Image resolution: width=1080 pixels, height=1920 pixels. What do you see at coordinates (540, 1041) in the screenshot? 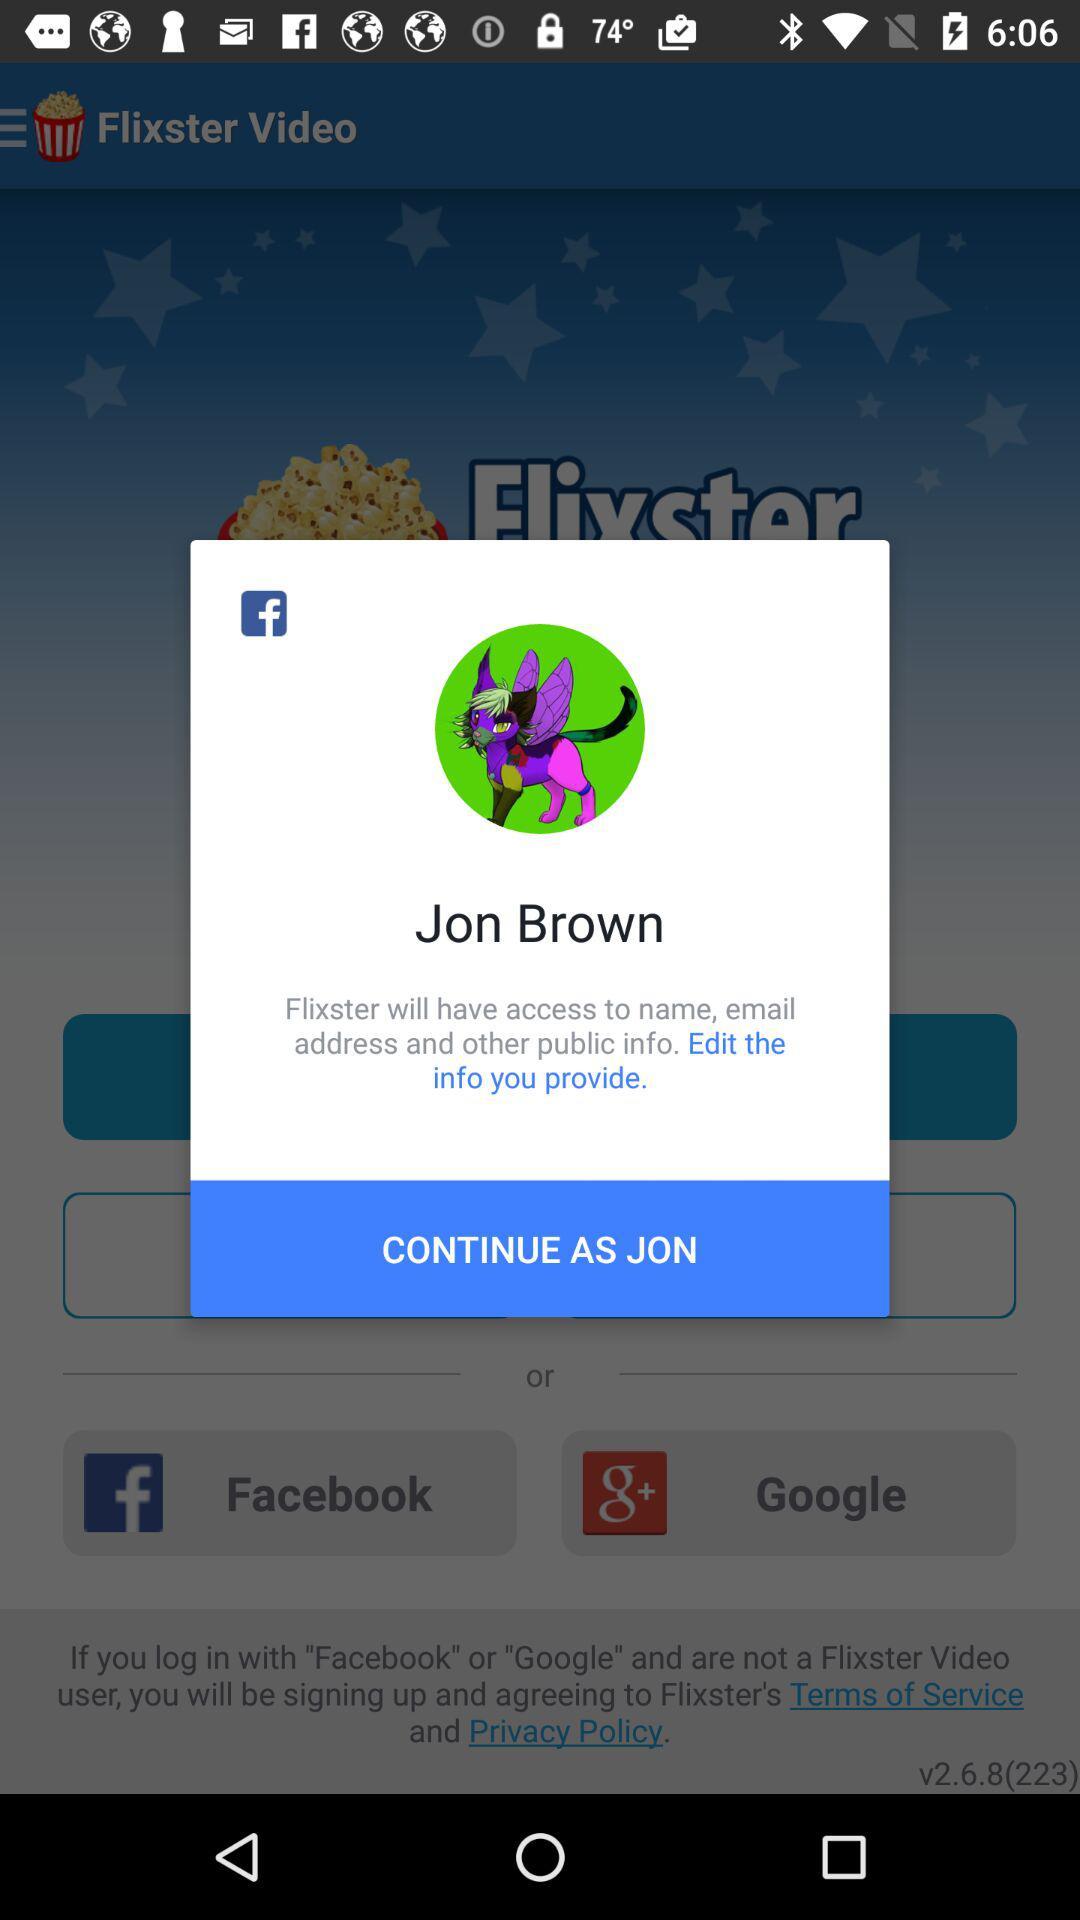
I see `the item above the continue as jon item` at bounding box center [540, 1041].